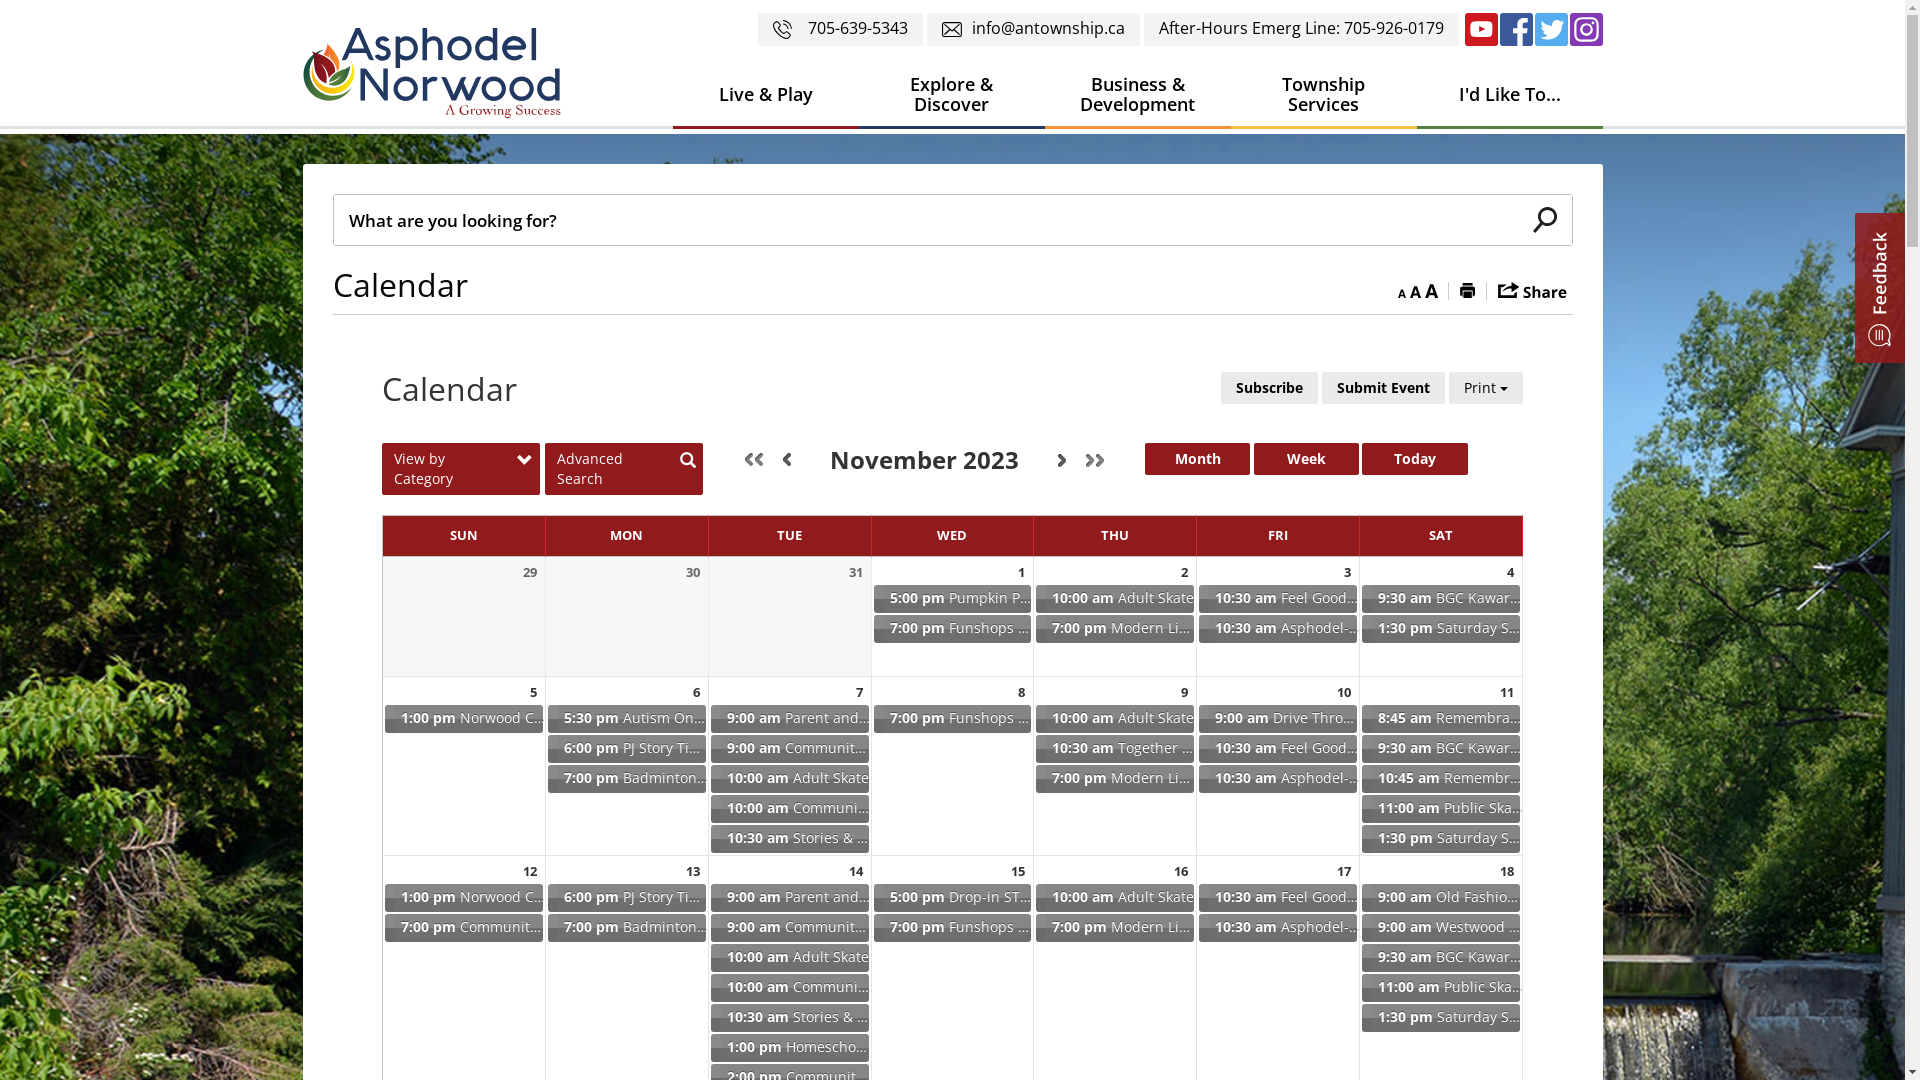  I want to click on 'Week', so click(1306, 459).